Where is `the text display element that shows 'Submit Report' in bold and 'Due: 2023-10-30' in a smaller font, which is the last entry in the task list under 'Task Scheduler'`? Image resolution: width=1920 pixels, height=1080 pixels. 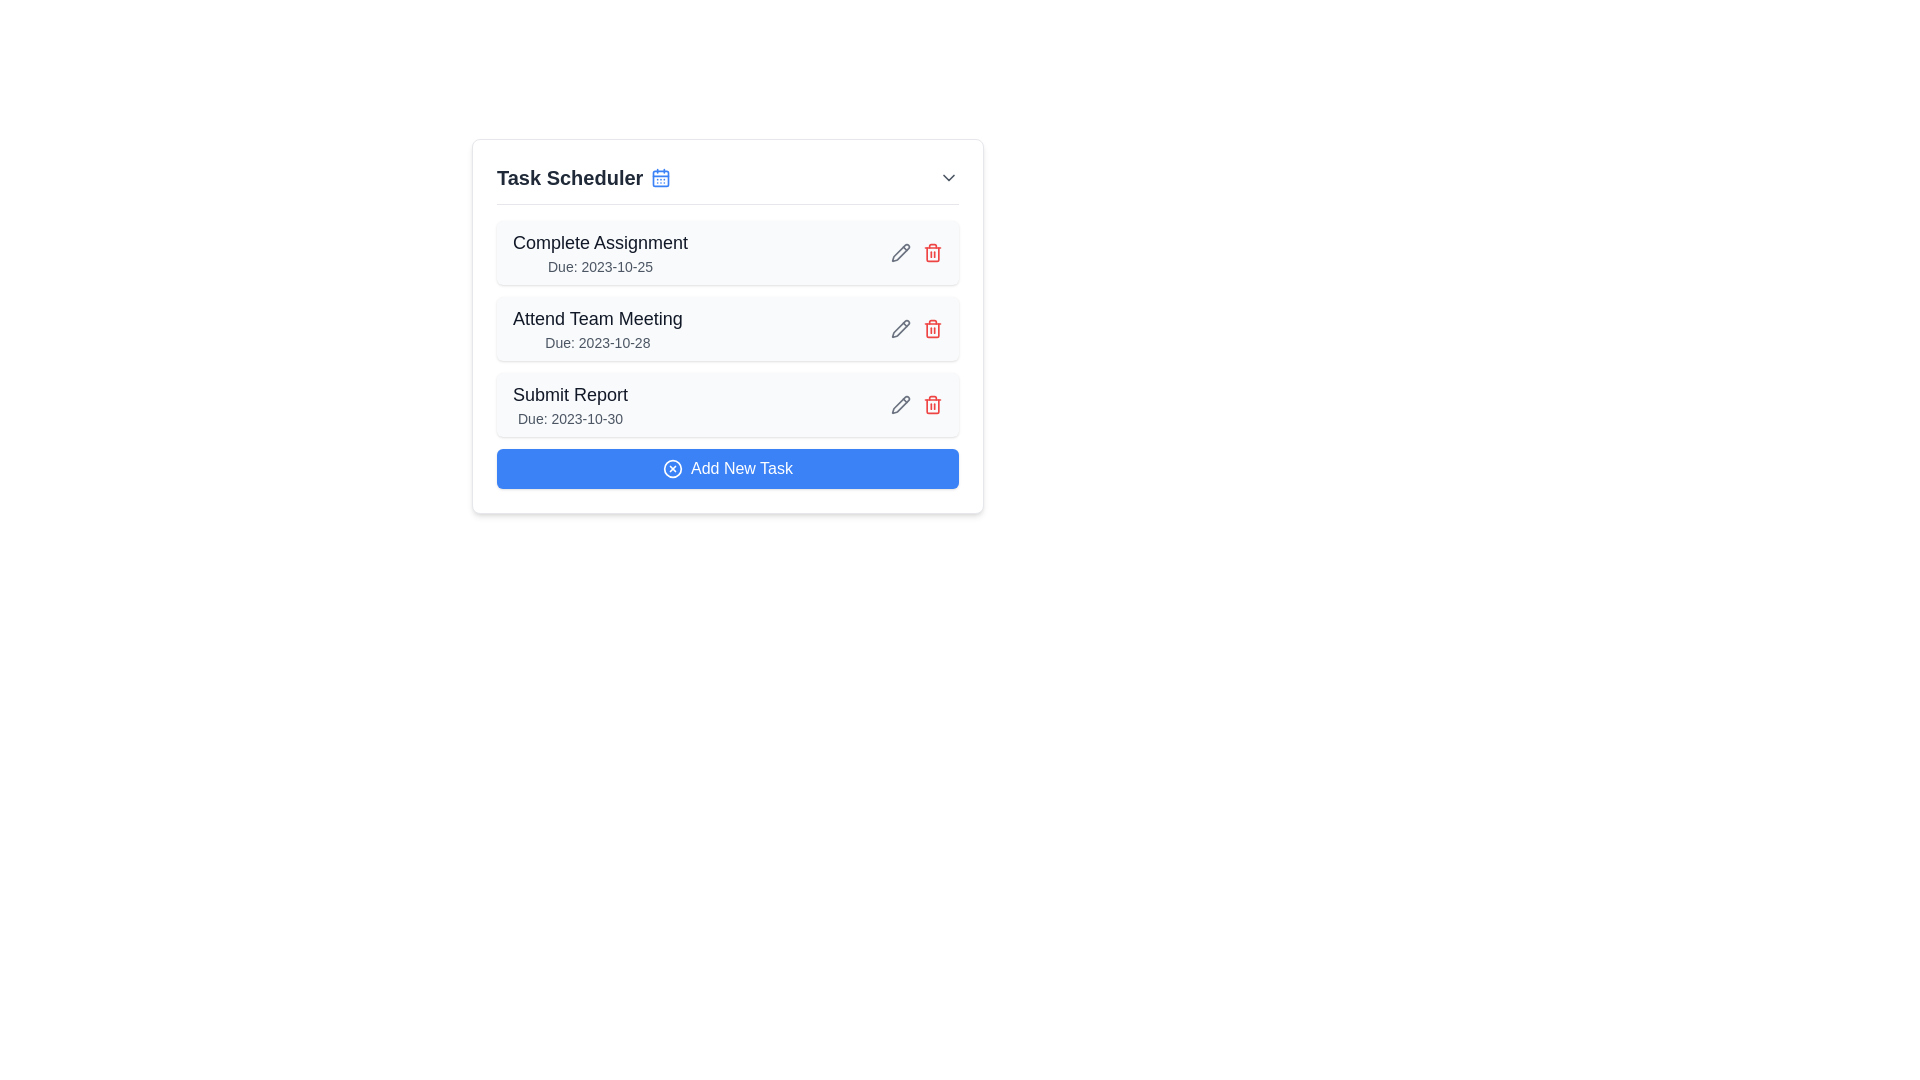
the text display element that shows 'Submit Report' in bold and 'Due: 2023-10-30' in a smaller font, which is the last entry in the task list under 'Task Scheduler' is located at coordinates (569, 405).